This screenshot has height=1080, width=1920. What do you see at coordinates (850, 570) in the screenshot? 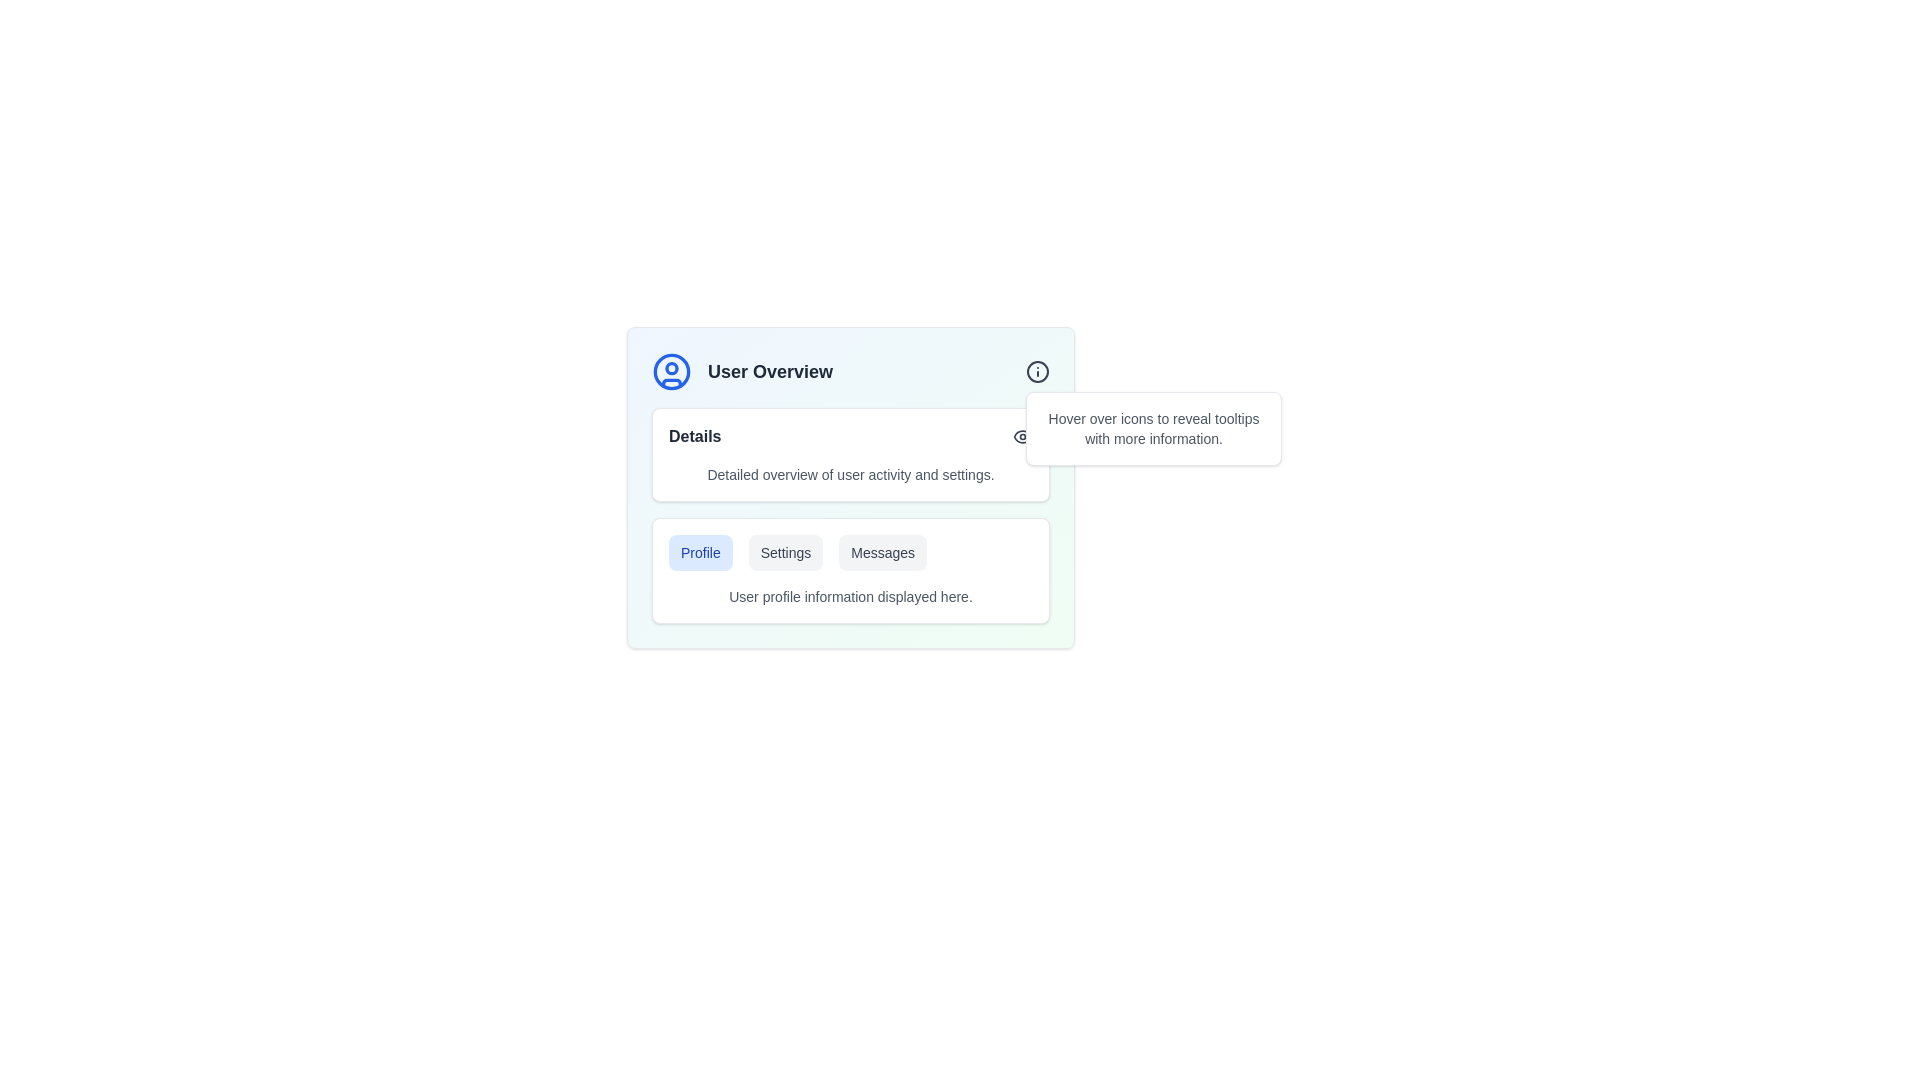
I see `any of the buttons ('Profile', 'Settings', 'Messages') in the composite UI element located in the 'User Overview' section` at bounding box center [850, 570].